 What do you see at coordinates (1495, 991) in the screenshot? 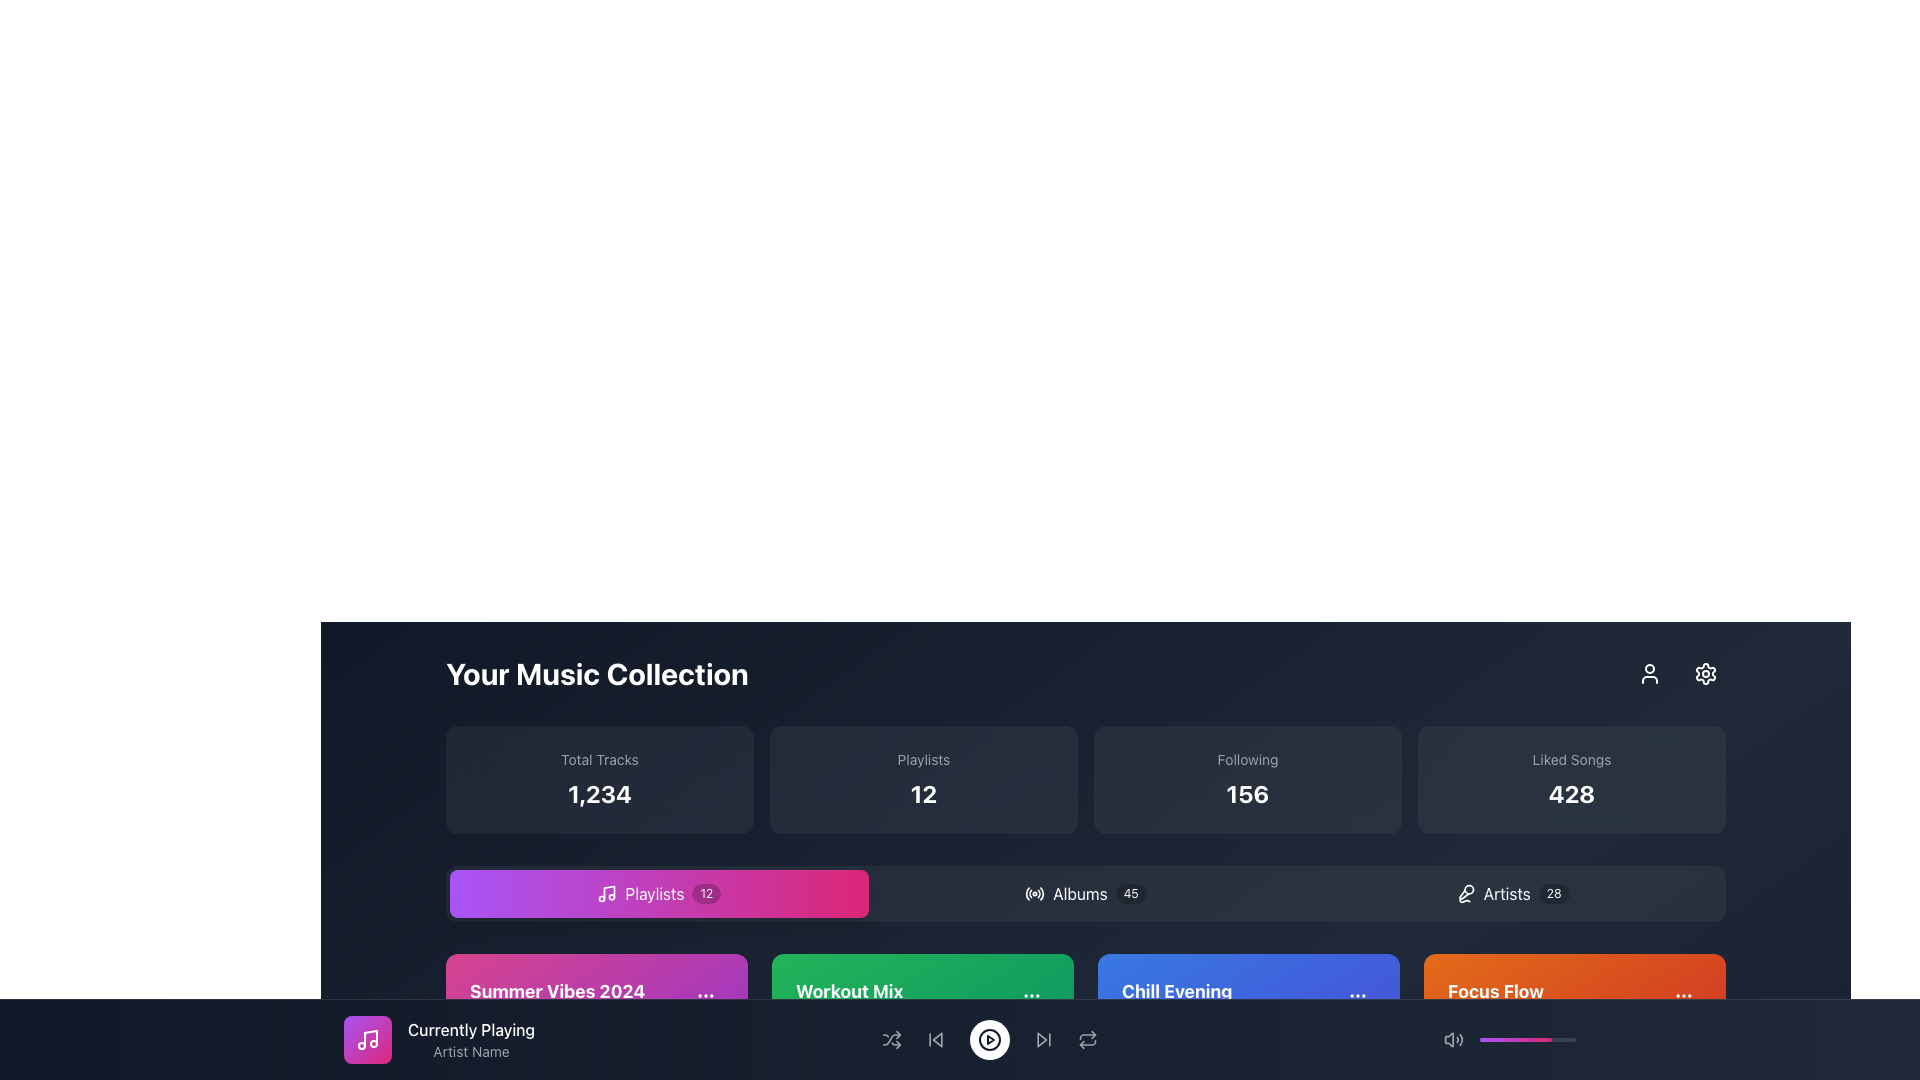
I see `text displayed on the 'Focus Flow' label, which is a bold, white text on a vivid orange background located in the bottom-right corner of the playlist cards section` at bounding box center [1495, 991].